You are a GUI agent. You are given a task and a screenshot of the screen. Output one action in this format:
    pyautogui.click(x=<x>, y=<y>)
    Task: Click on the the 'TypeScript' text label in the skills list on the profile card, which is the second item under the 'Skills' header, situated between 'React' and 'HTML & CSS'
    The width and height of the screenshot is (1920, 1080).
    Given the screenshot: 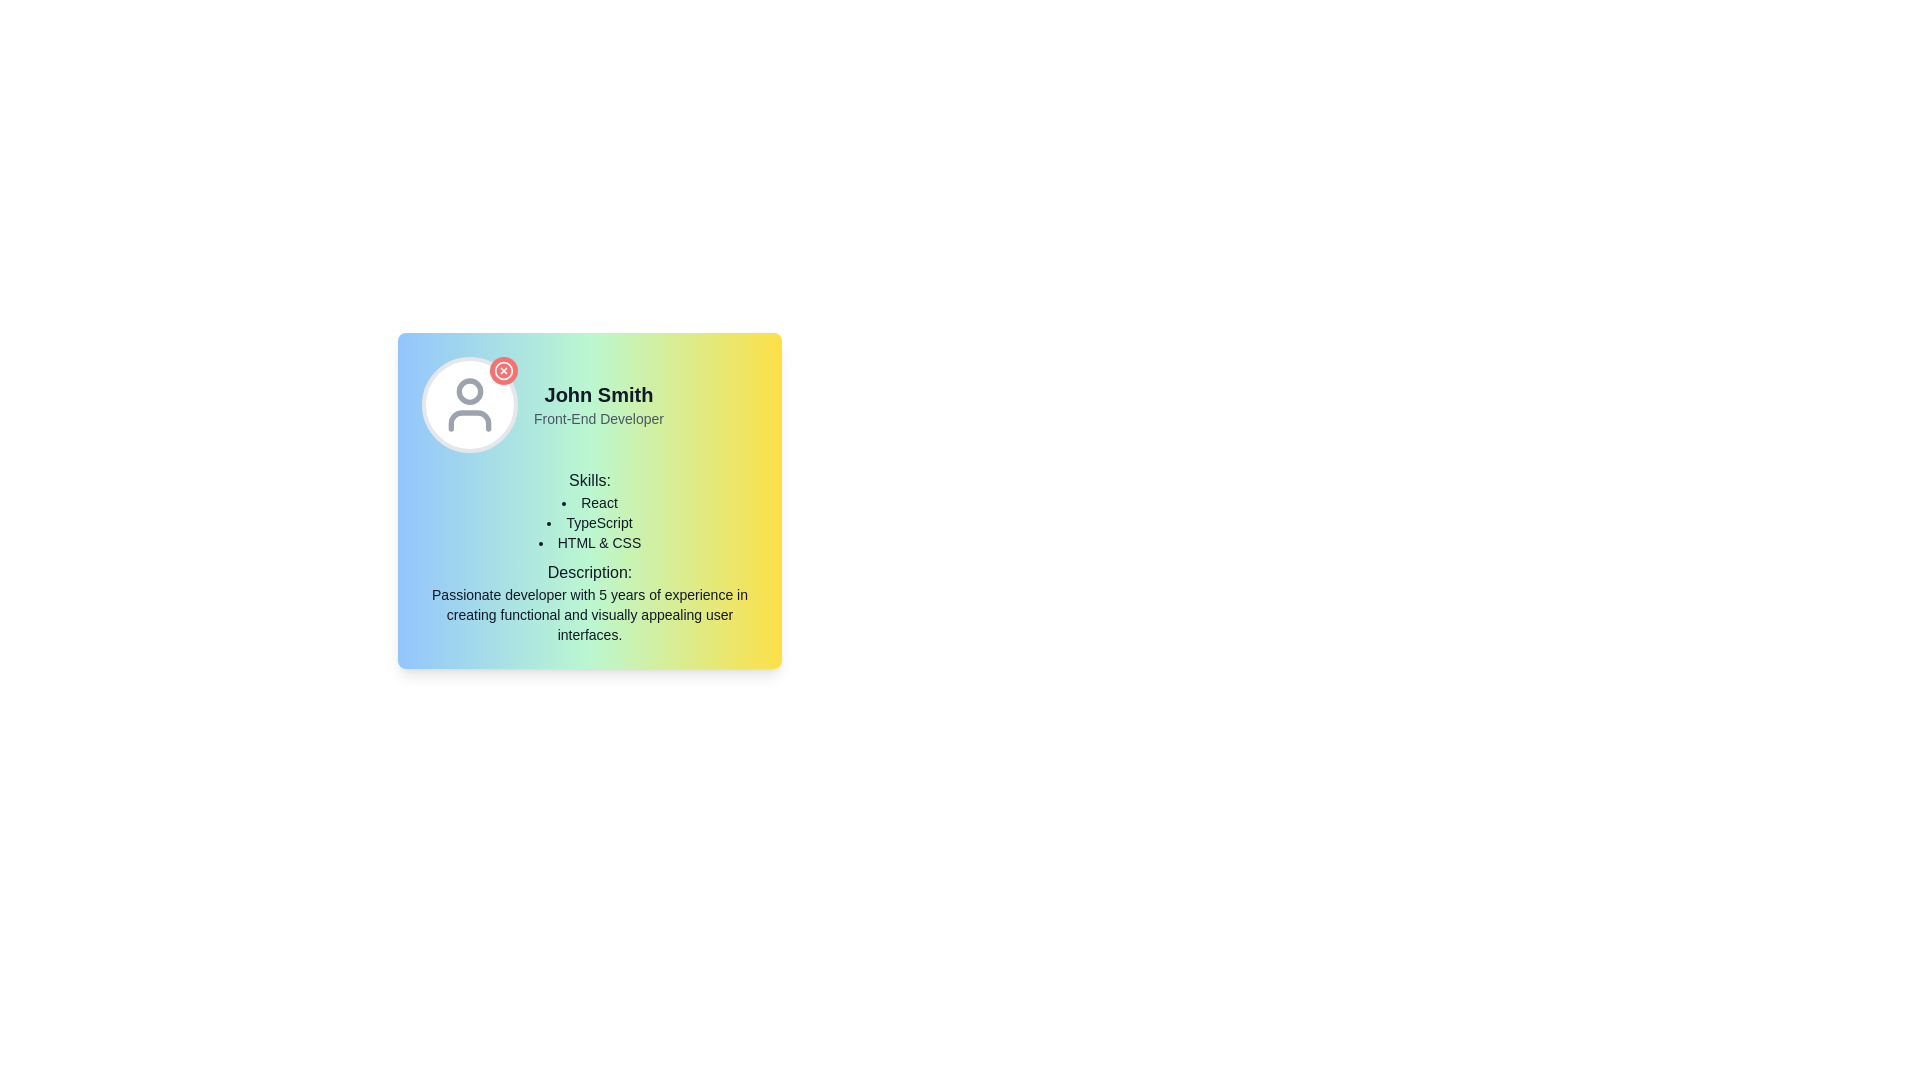 What is the action you would take?
    pyautogui.click(x=589, y=522)
    